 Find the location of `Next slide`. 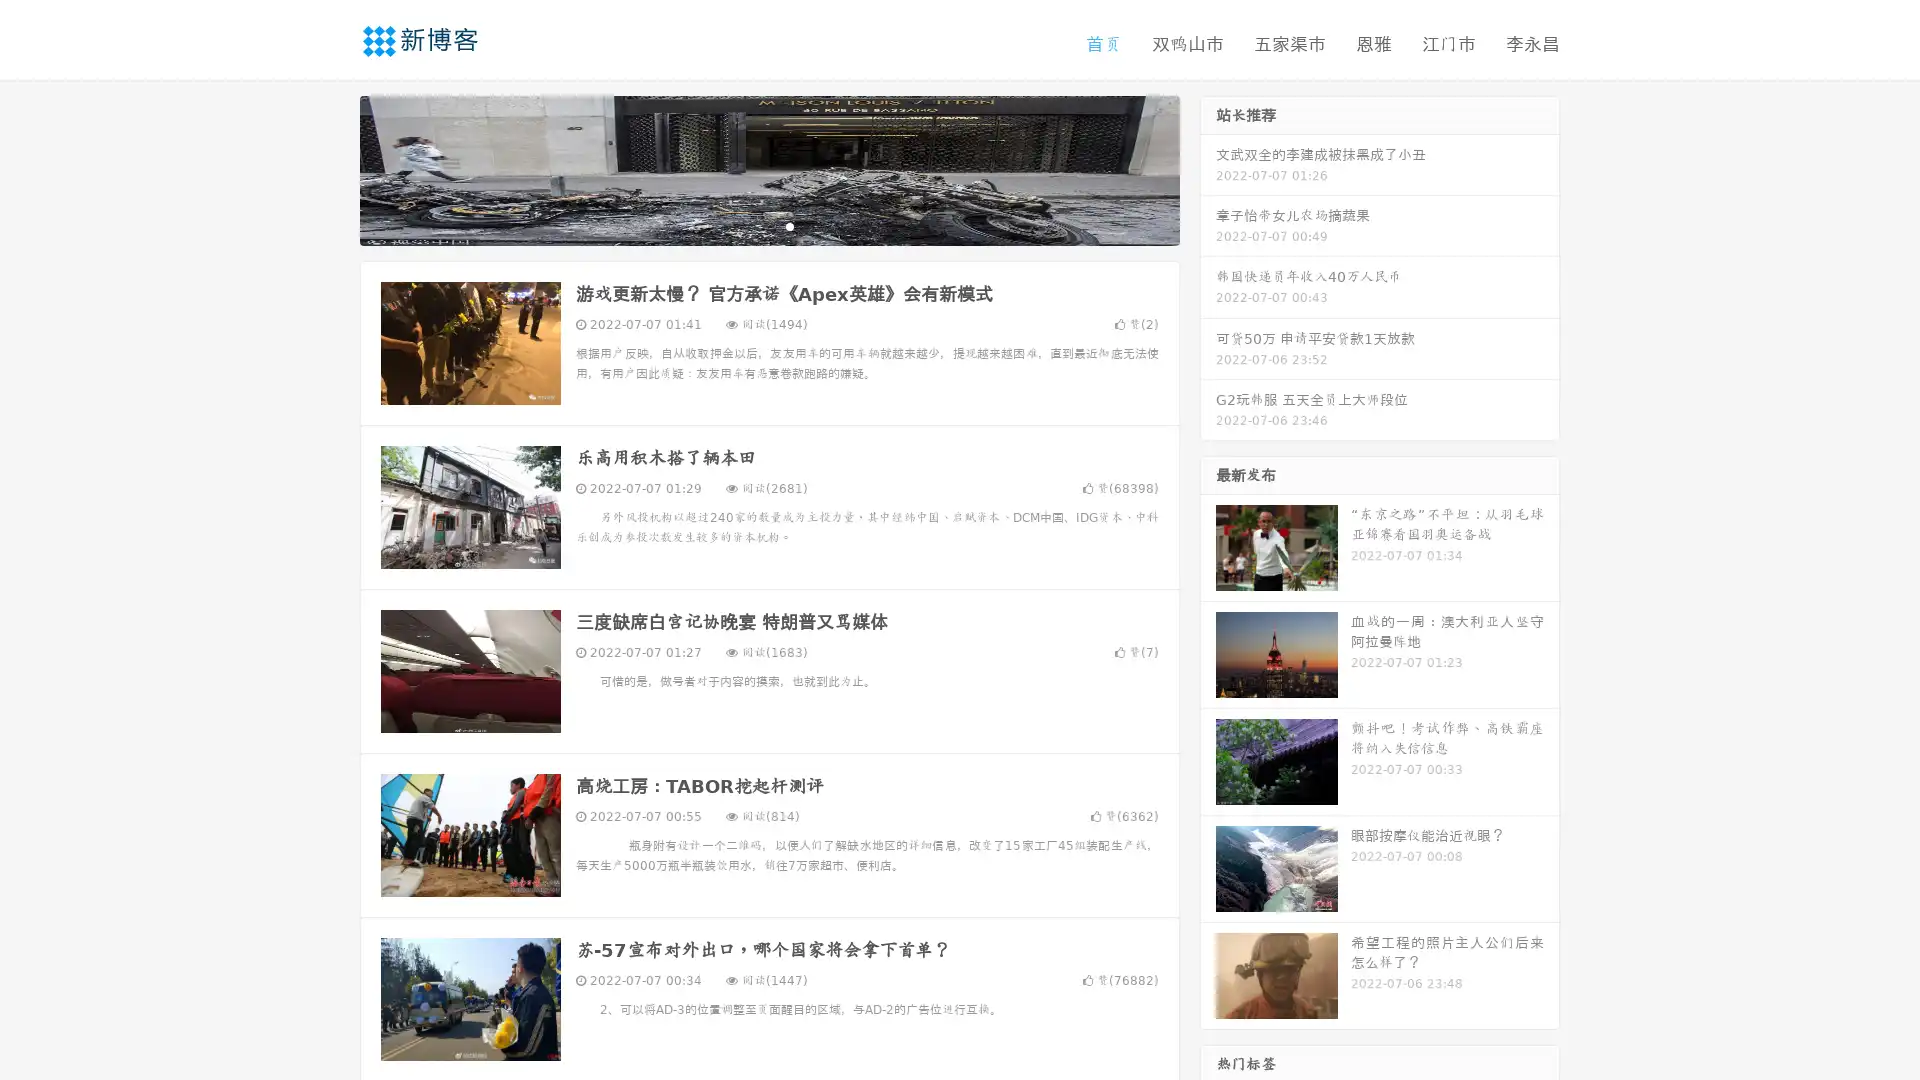

Next slide is located at coordinates (1208, 168).